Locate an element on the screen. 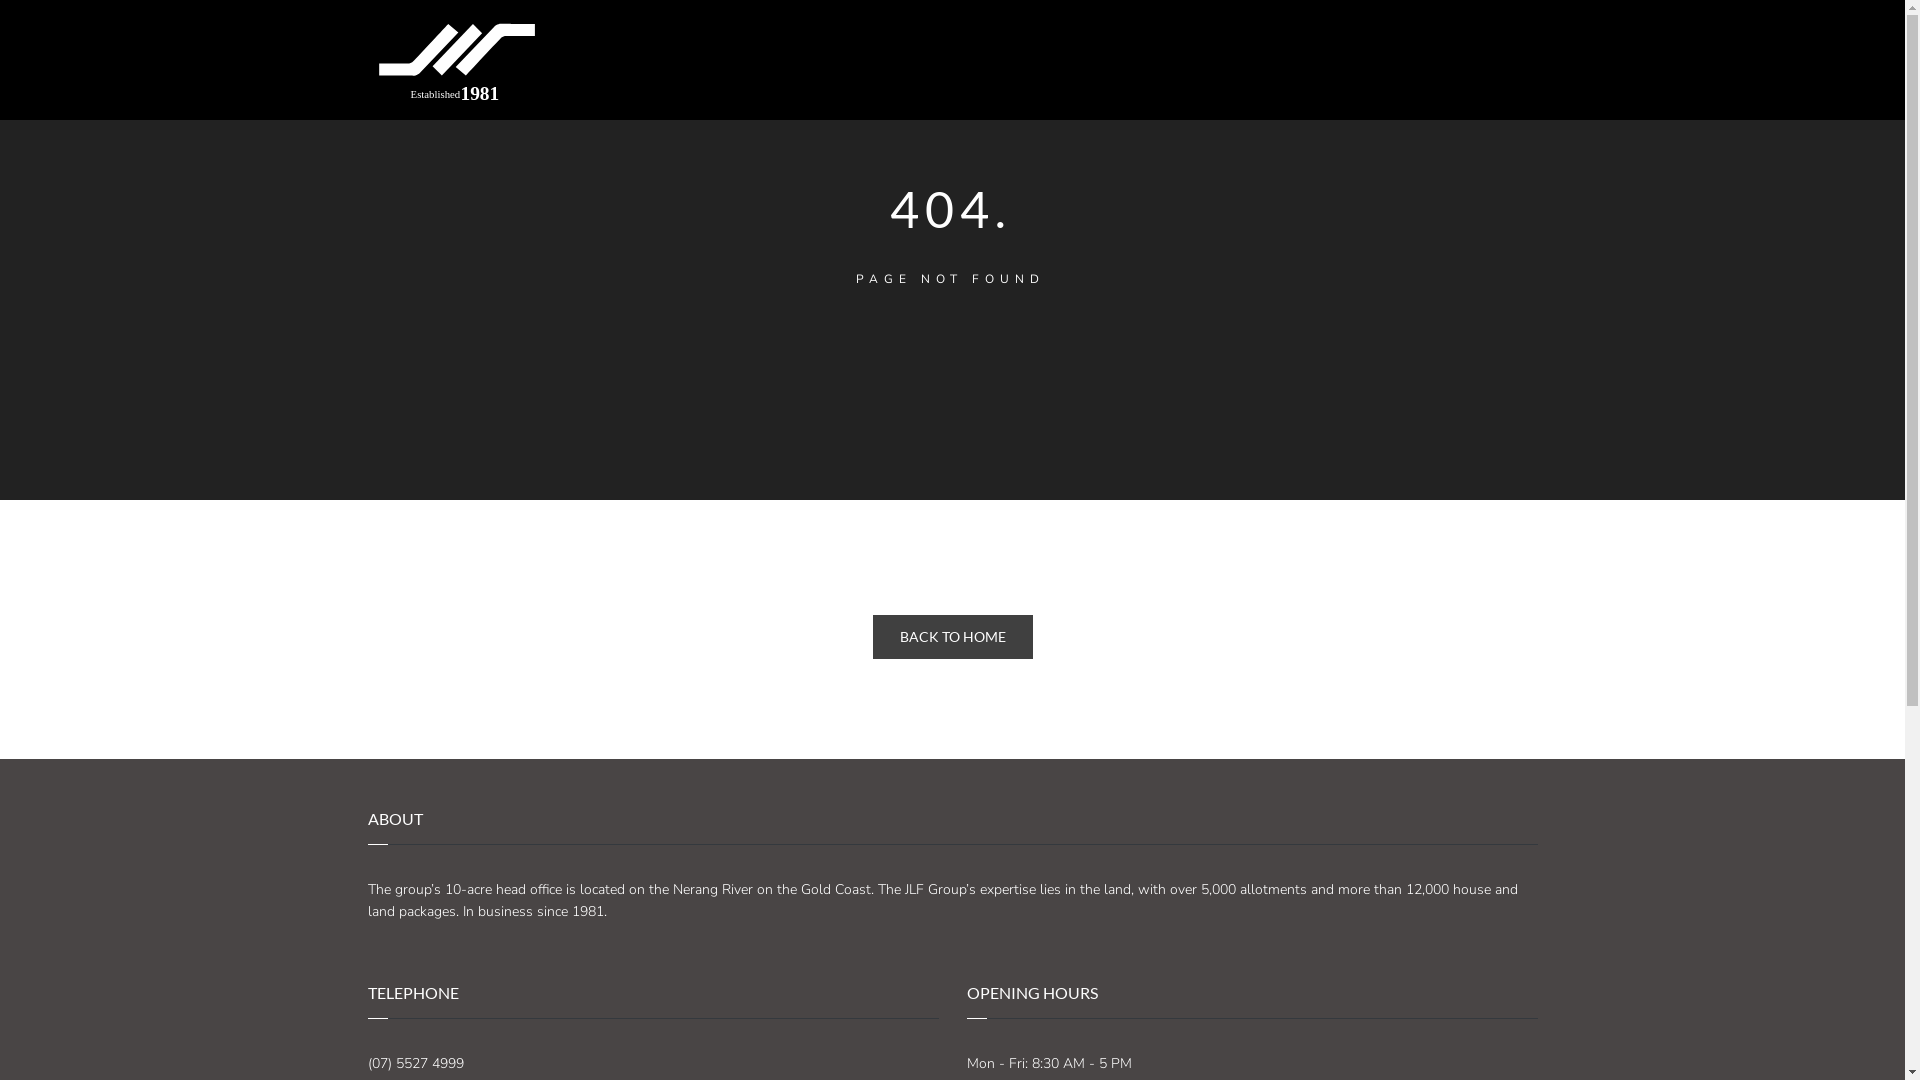  '(07) 5527 4999' is located at coordinates (415, 1063).